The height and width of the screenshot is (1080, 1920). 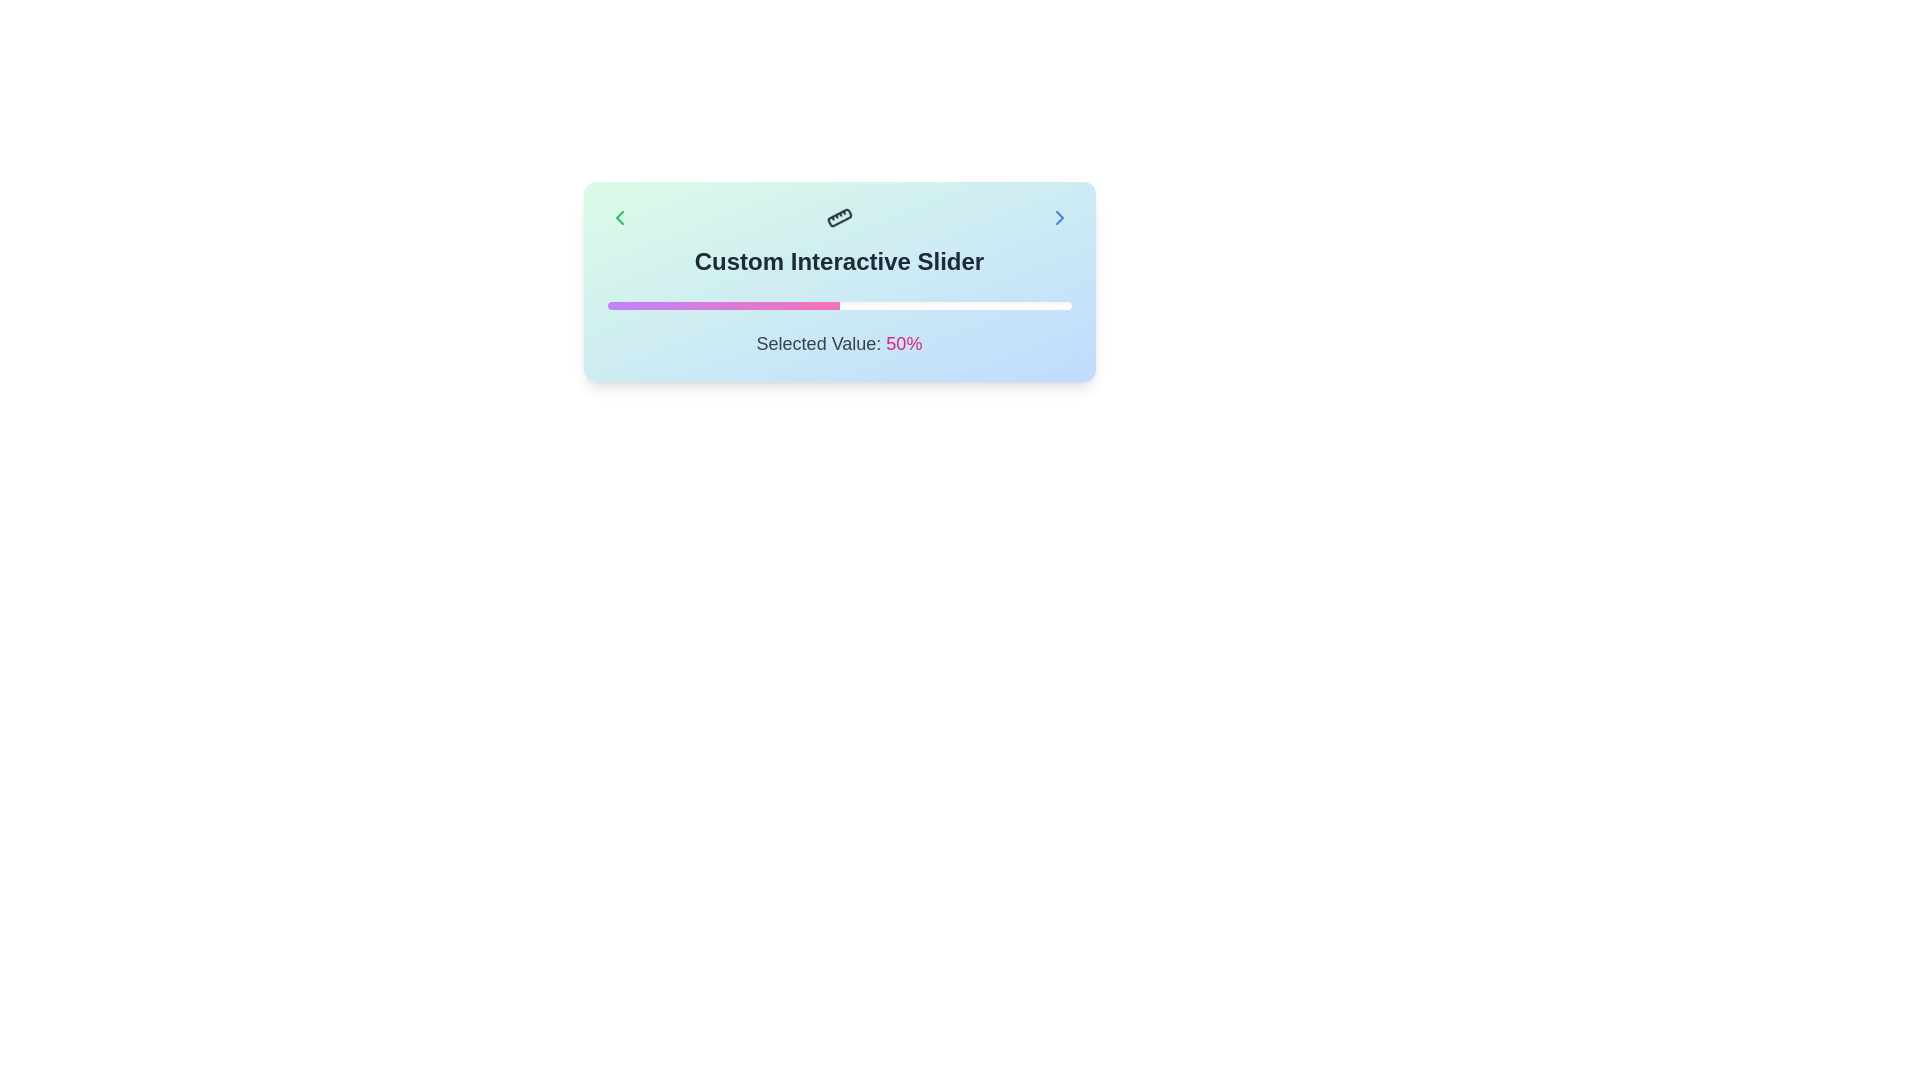 I want to click on the slider value, so click(x=954, y=305).